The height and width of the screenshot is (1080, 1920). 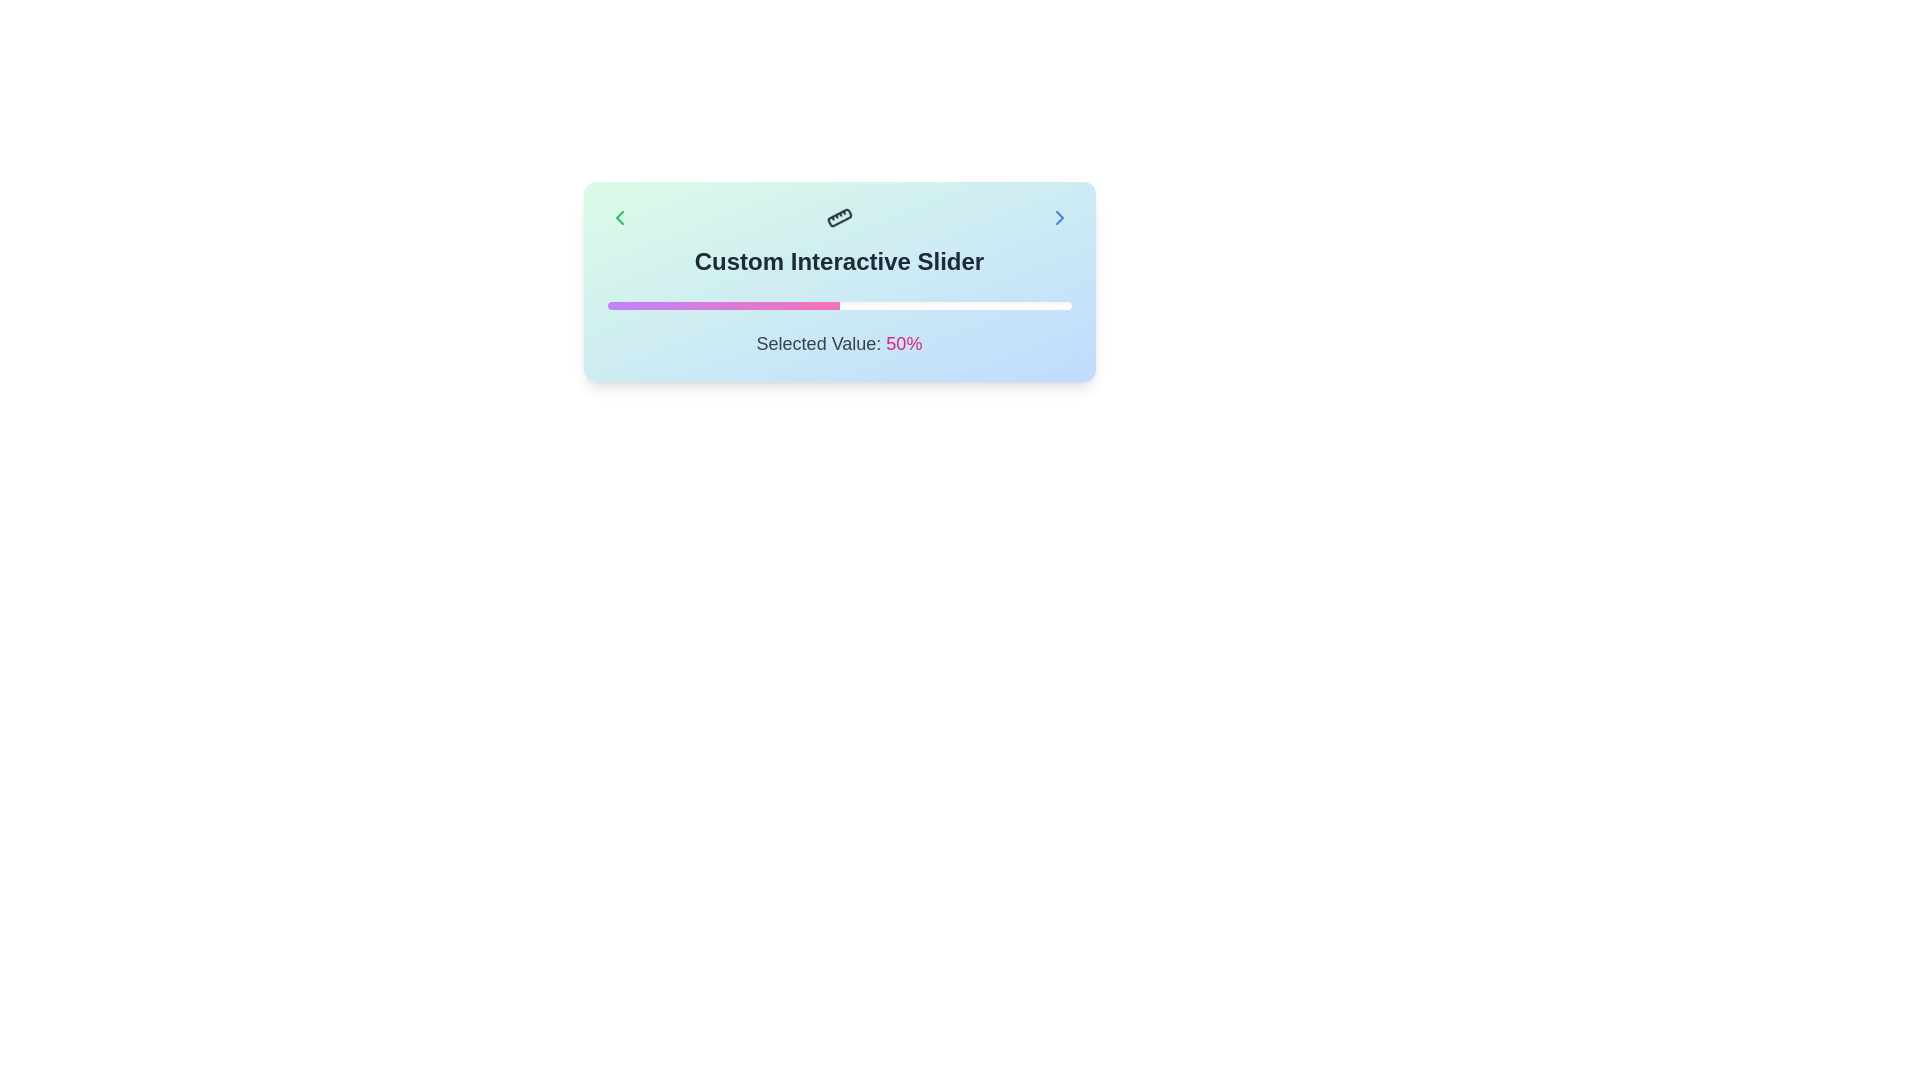 I want to click on the slider value, so click(x=954, y=305).